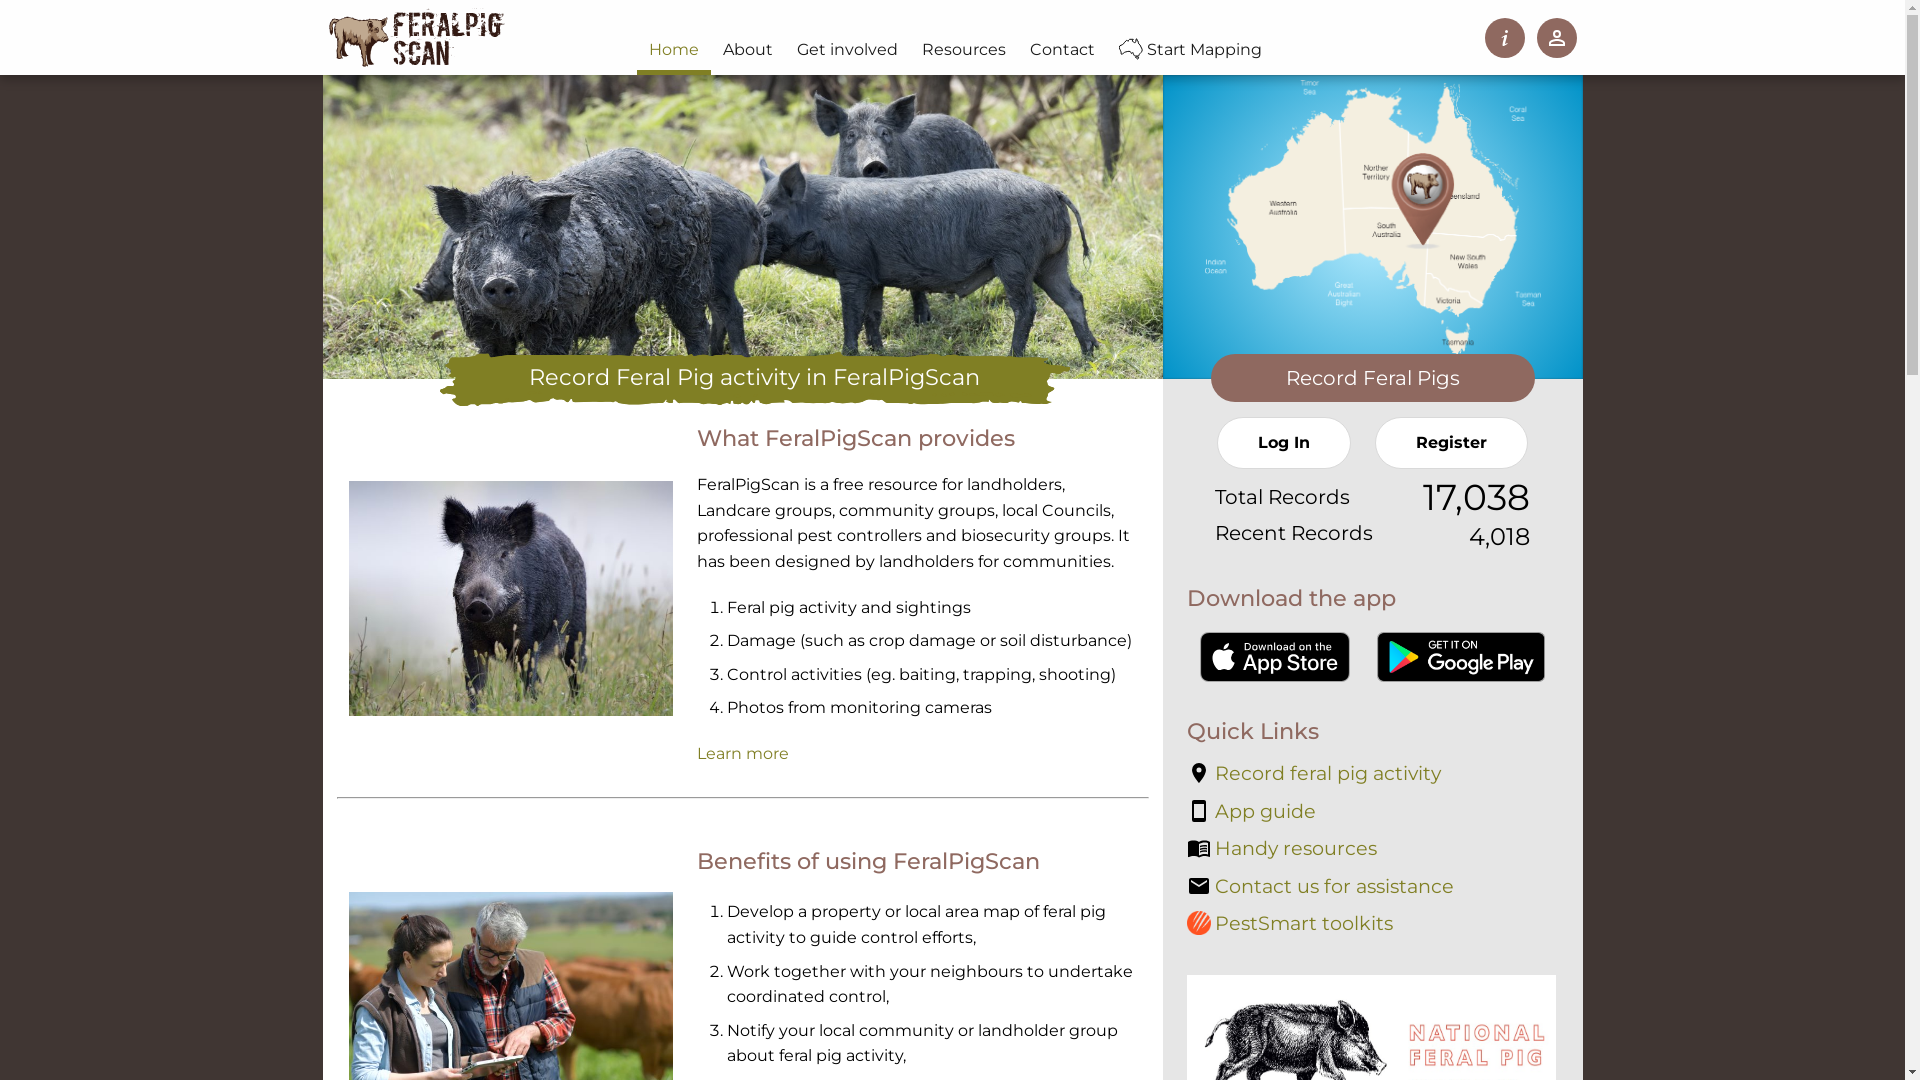  Describe the element at coordinates (1554, 38) in the screenshot. I see `'Log In / Register'` at that location.